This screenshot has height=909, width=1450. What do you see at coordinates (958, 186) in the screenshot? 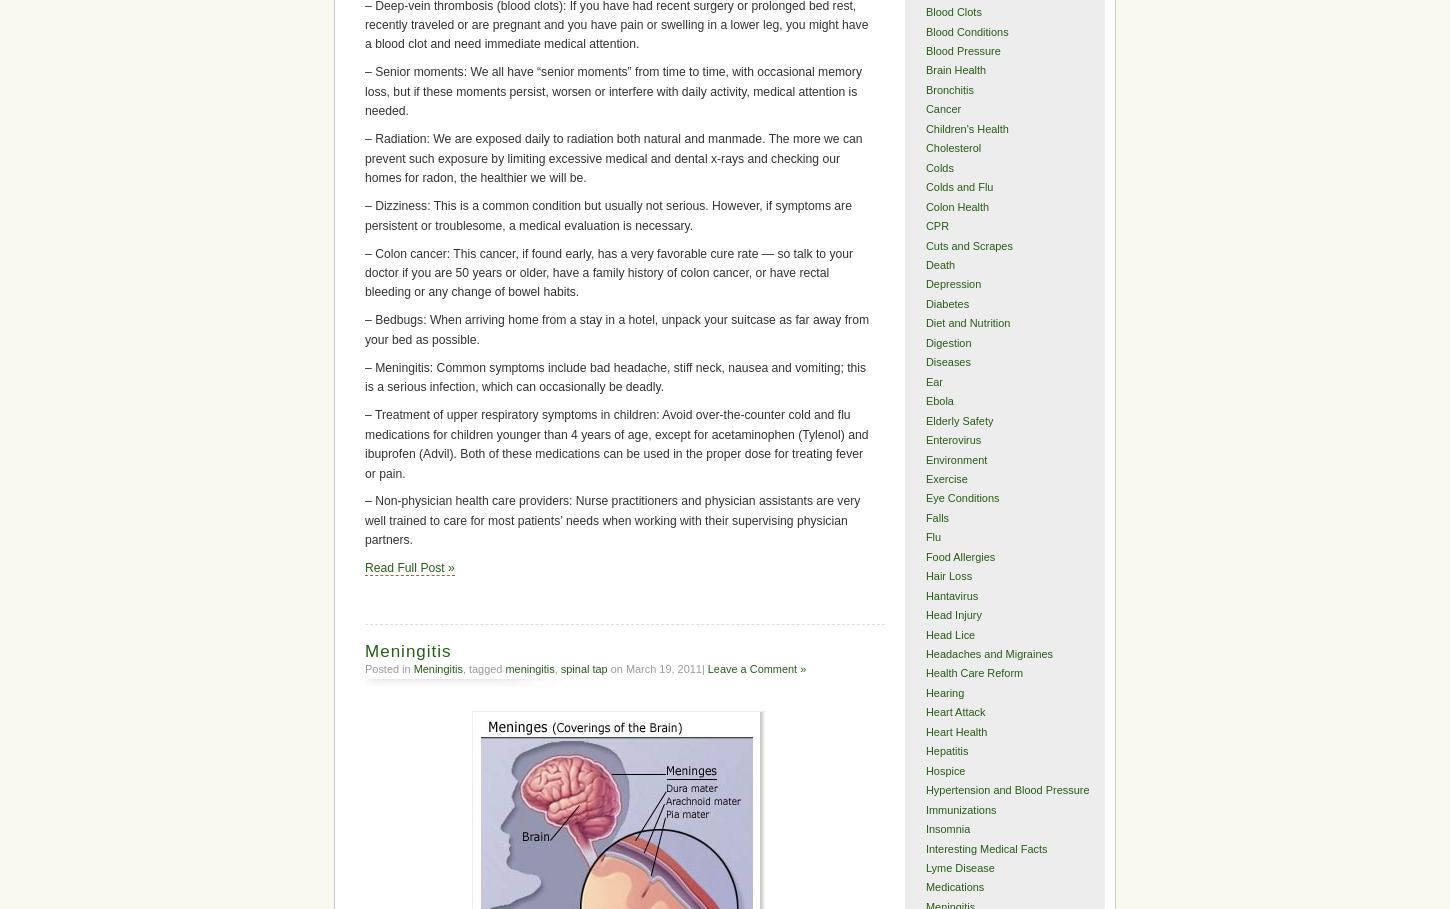
I see `'Colds and Flu'` at bounding box center [958, 186].